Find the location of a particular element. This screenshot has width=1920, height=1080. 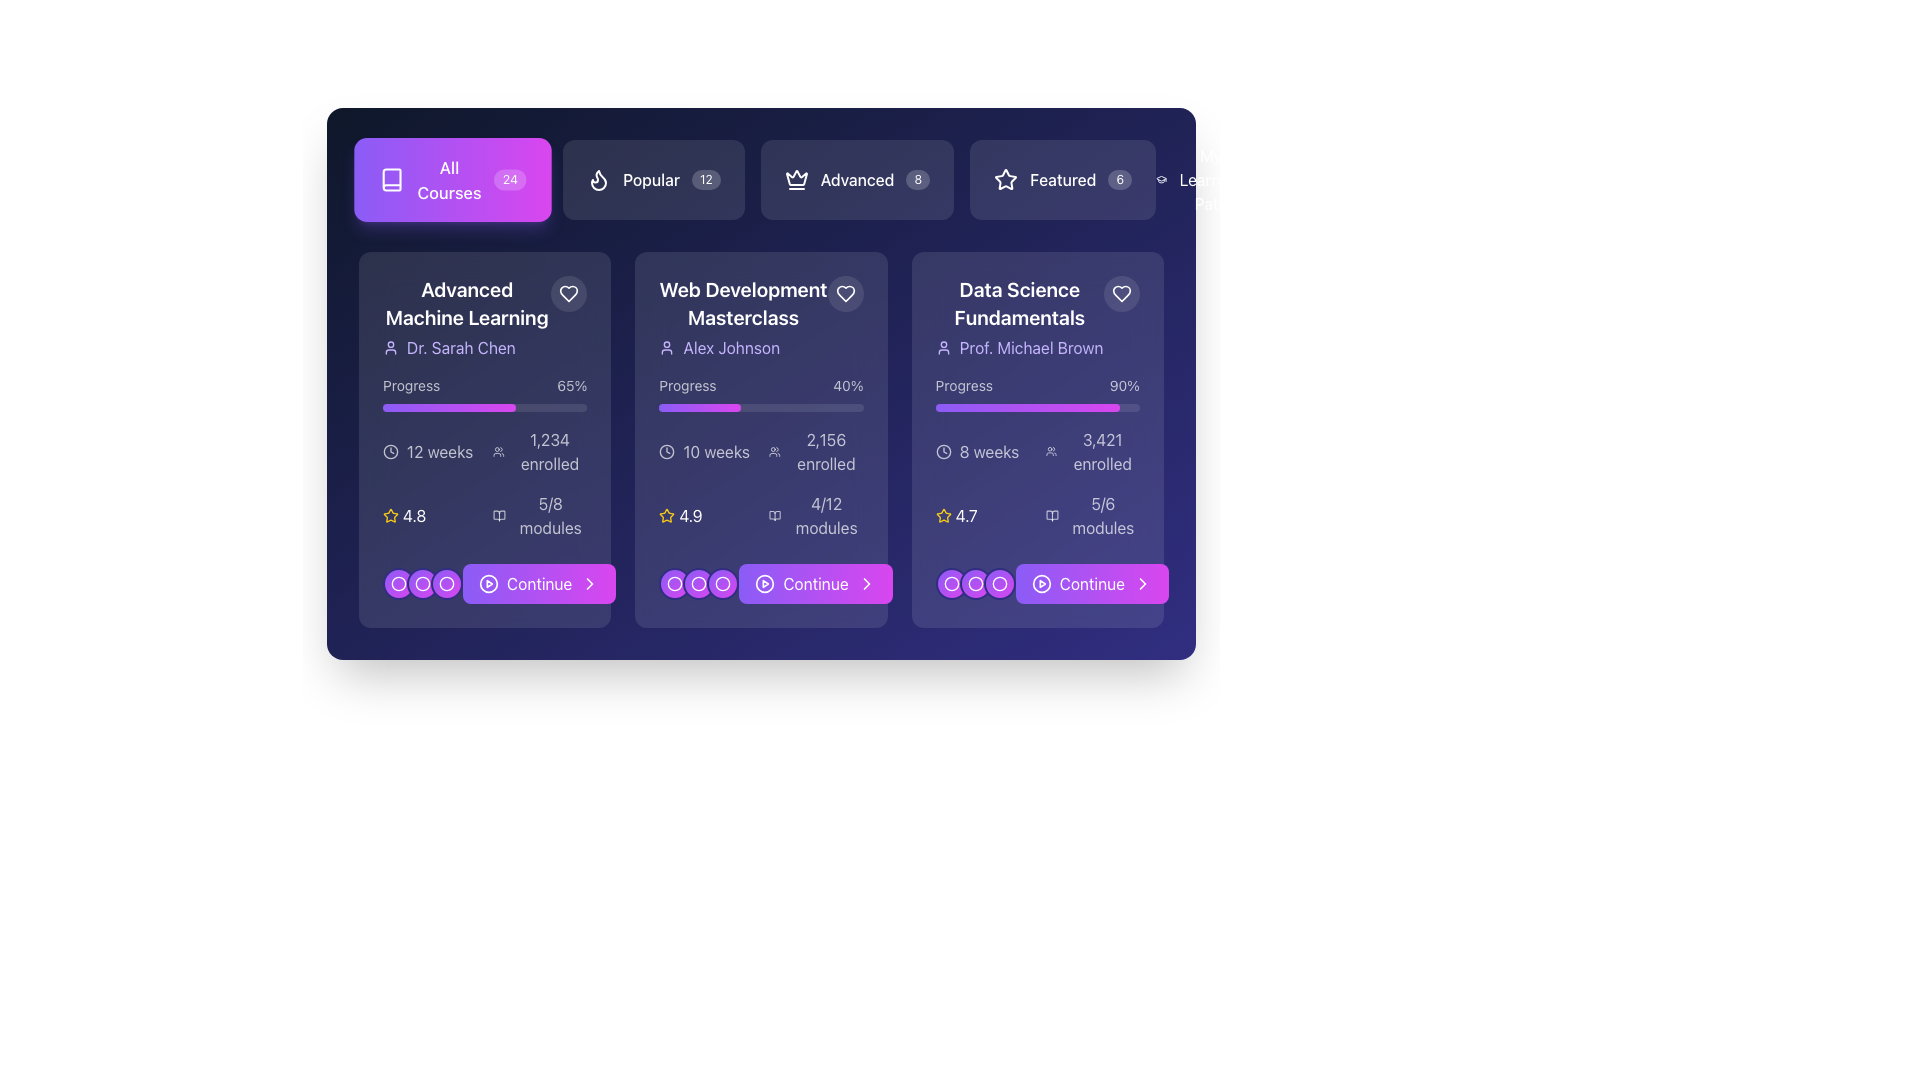

the 'Advanced' text label within the rounded rectangular button located in the middle section of the navigation row, which is flanked by an icon on the left and a numerical badge '8' on the right is located at coordinates (857, 180).